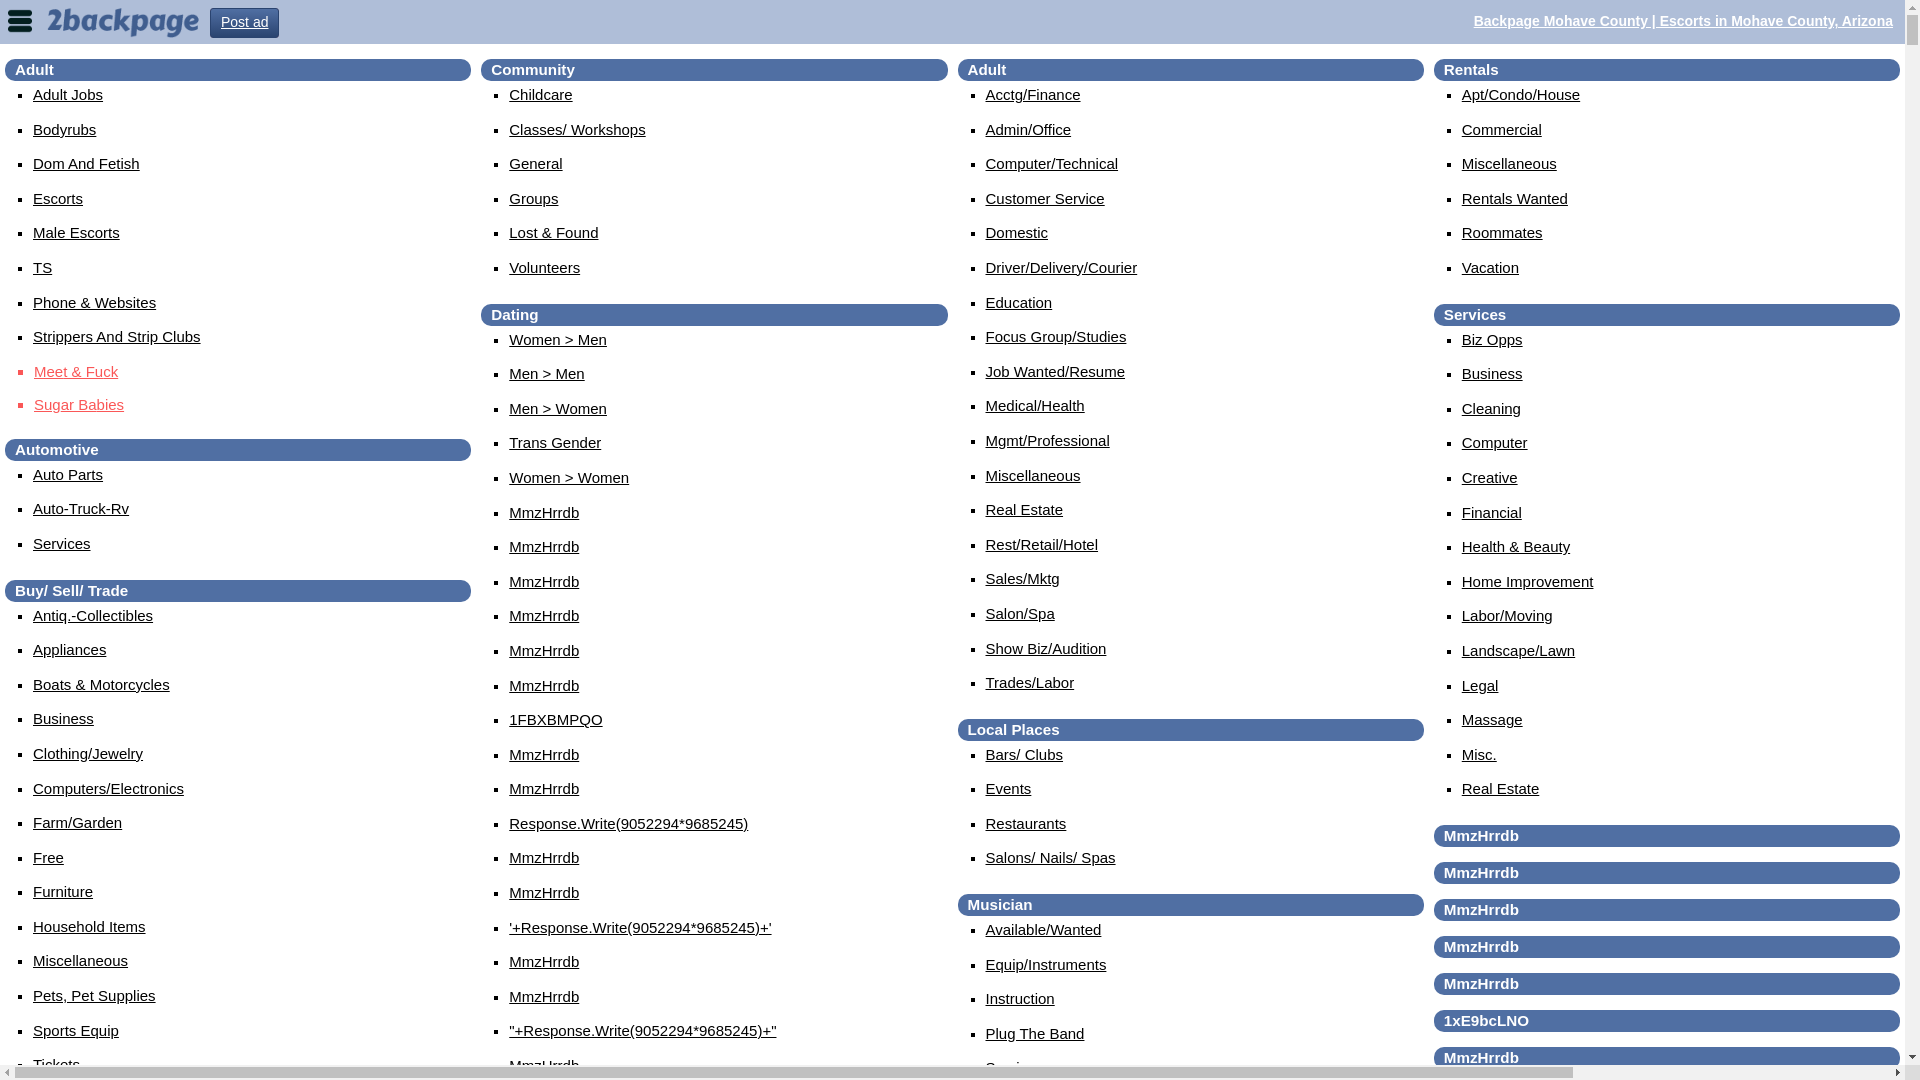  What do you see at coordinates (1030, 681) in the screenshot?
I see `'Trades/Labor'` at bounding box center [1030, 681].